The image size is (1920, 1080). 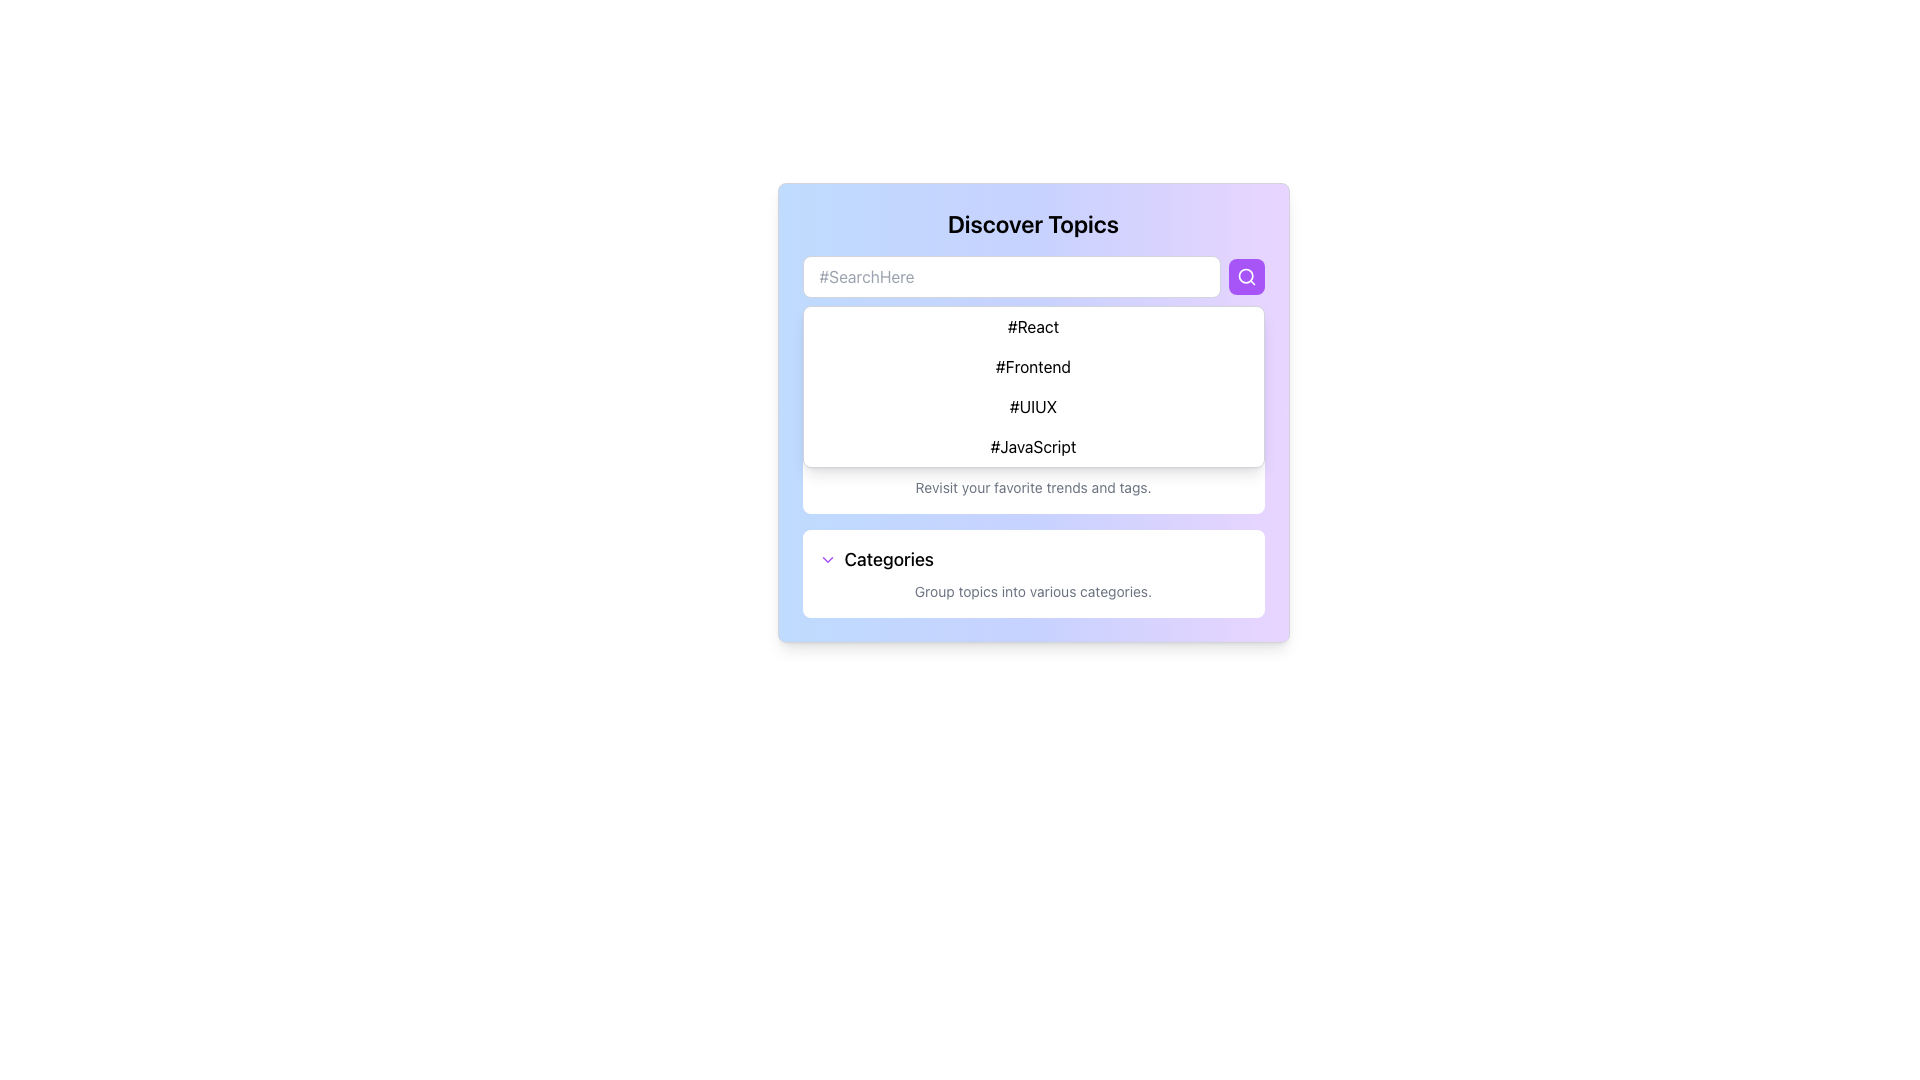 I want to click on the dropdown list containing the hashtags (#React, #Frontend, #UIUX, #JavaScript), so click(x=1033, y=386).